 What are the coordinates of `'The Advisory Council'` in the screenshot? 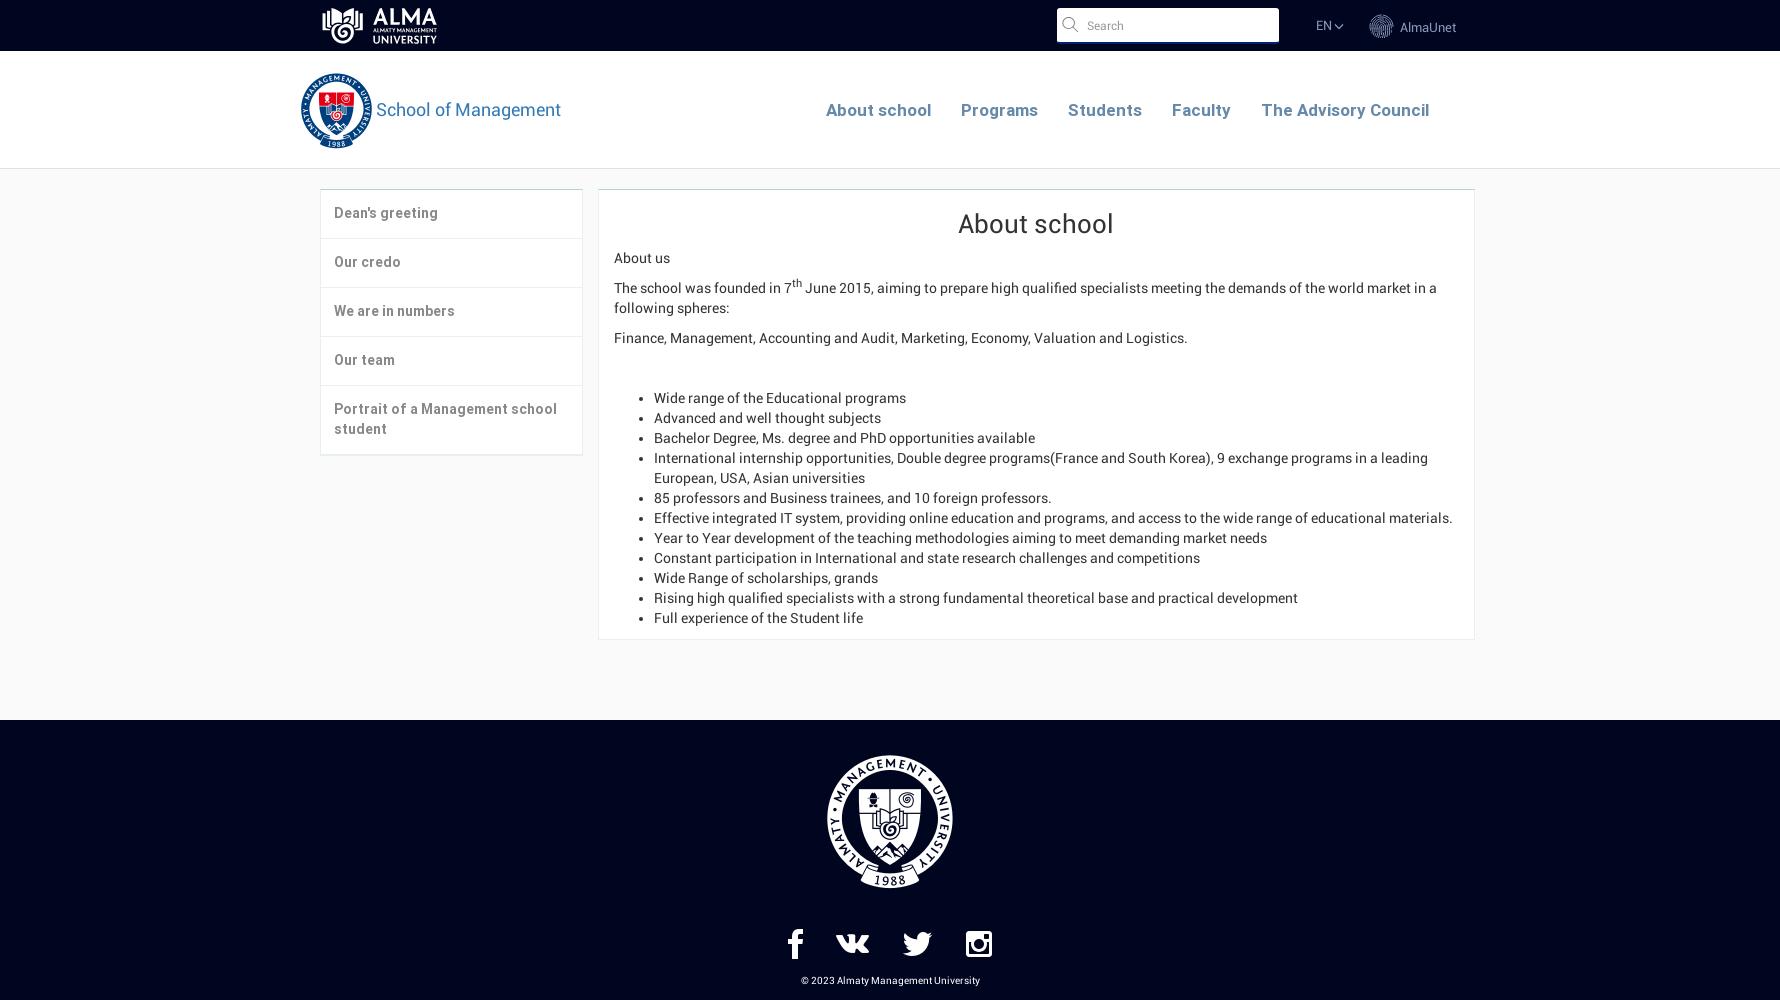 It's located at (1344, 109).